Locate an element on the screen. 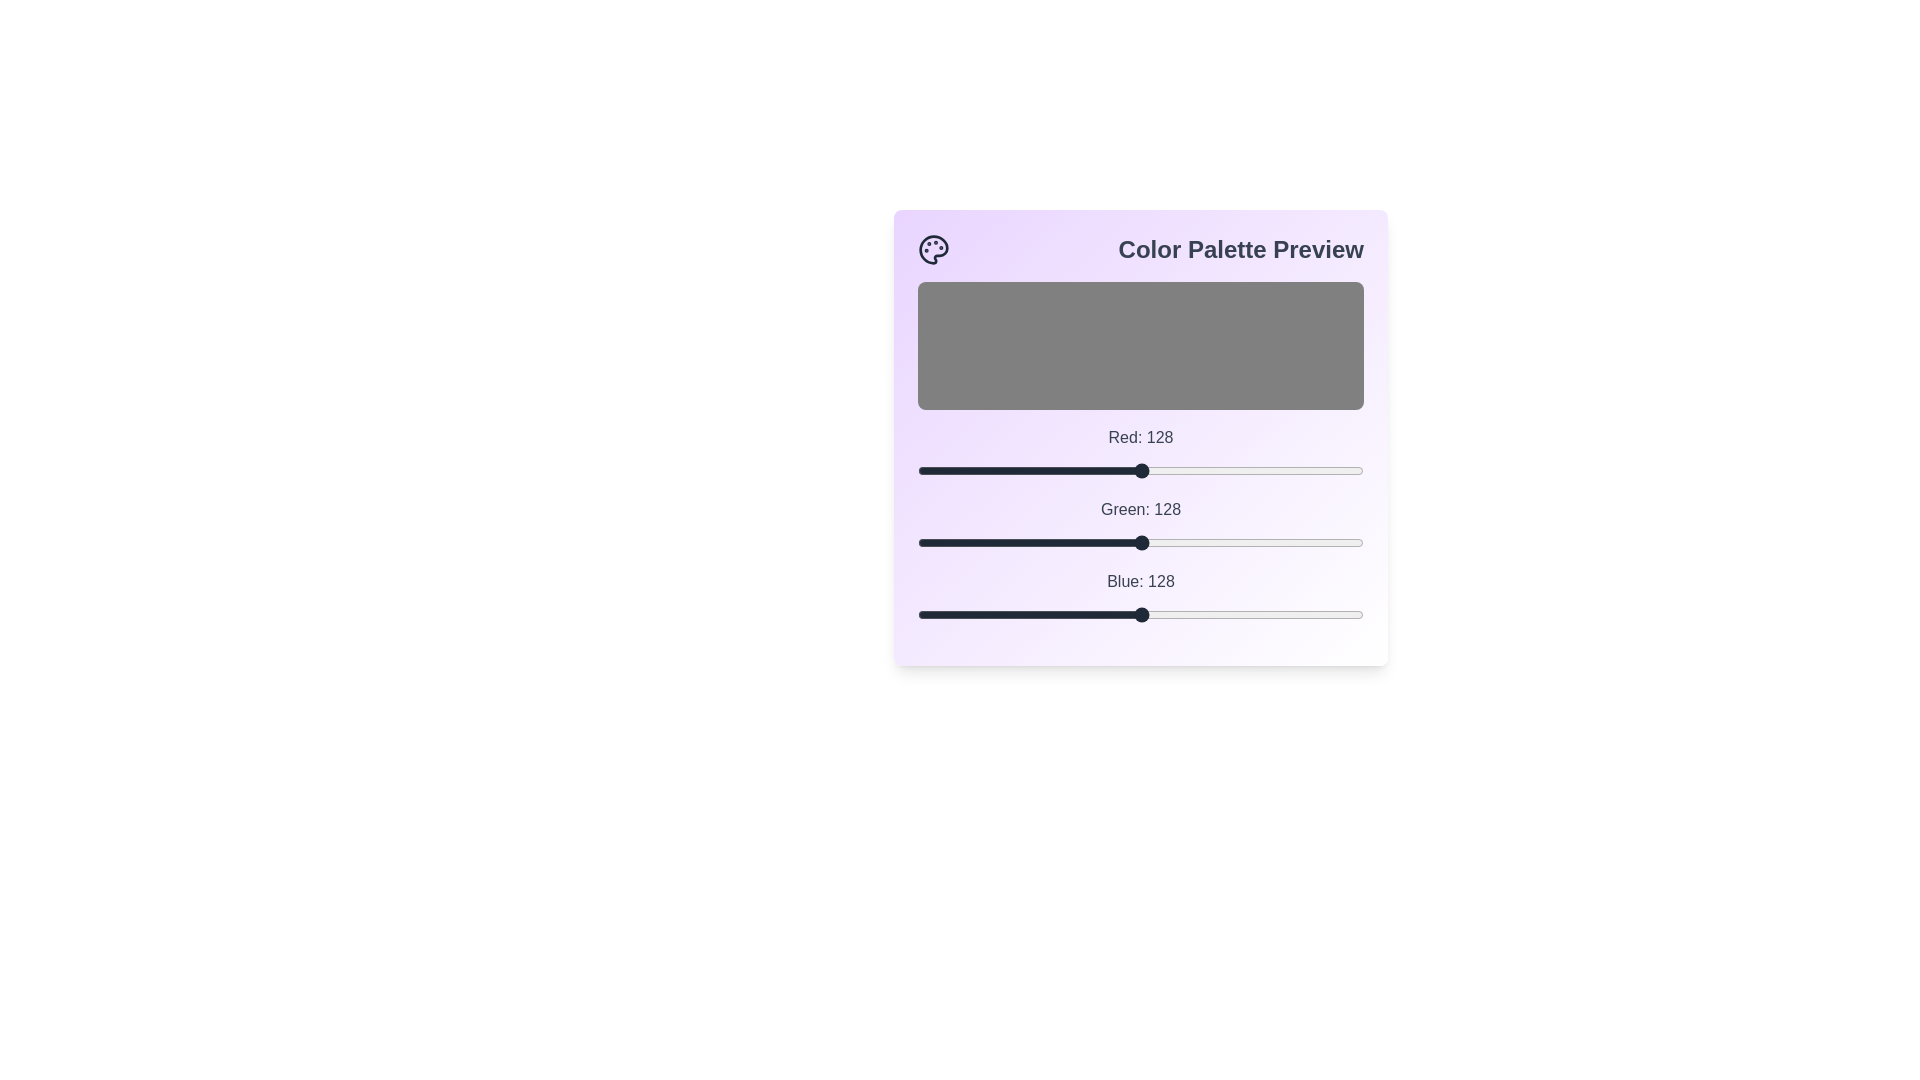 Image resolution: width=1920 pixels, height=1080 pixels. the 'Blue' component range slider, which is the third slider is located at coordinates (1141, 613).